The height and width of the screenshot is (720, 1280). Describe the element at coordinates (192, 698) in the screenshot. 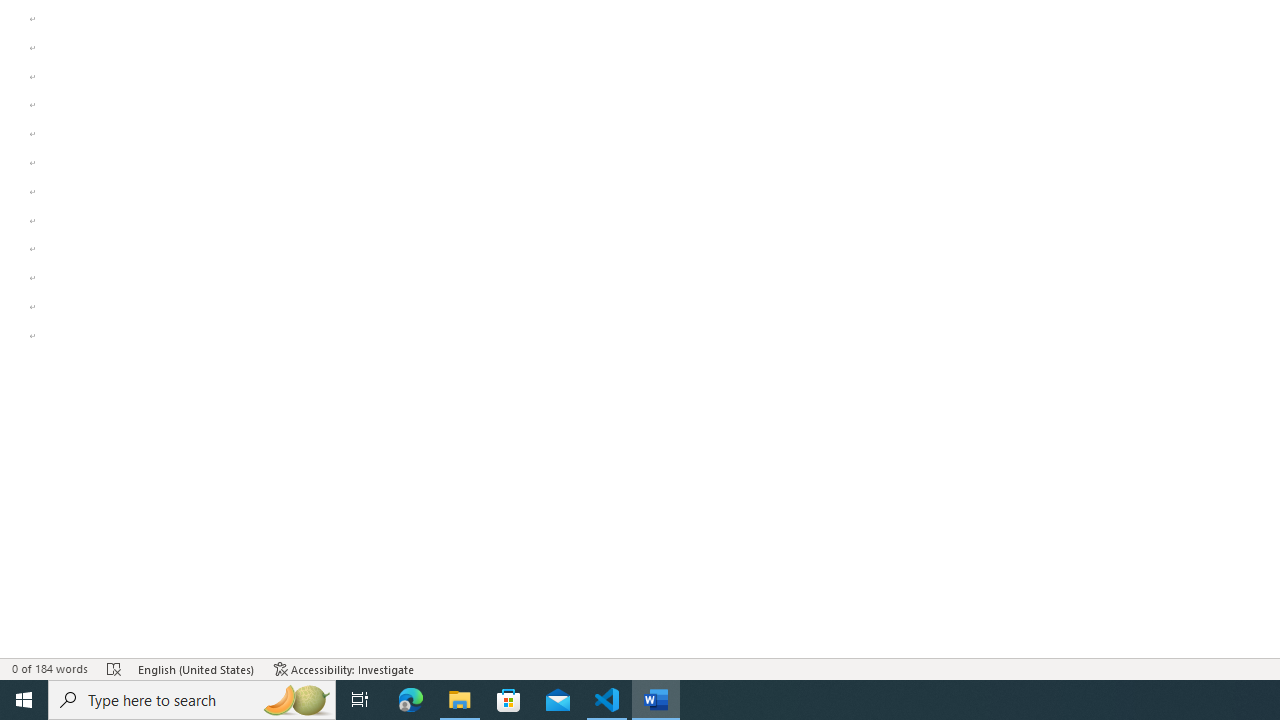

I see `'Type here to search'` at that location.